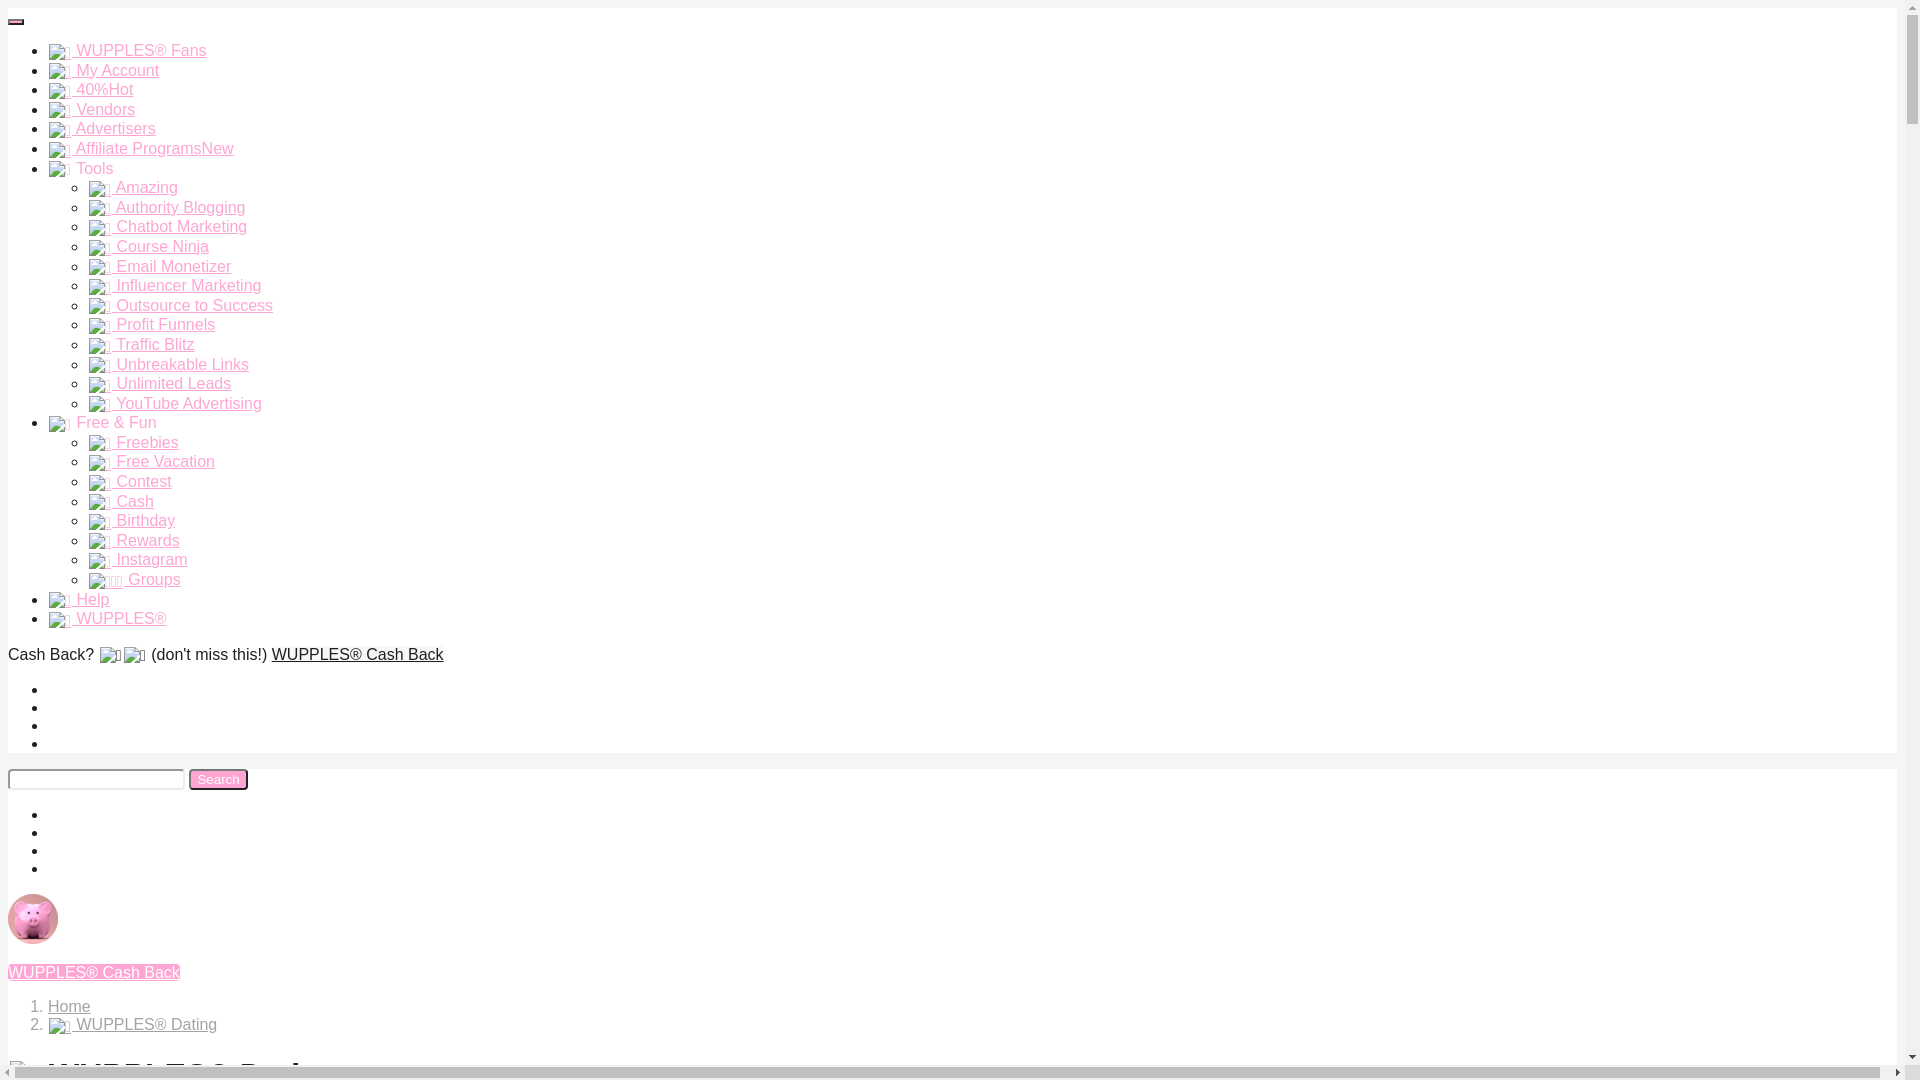 This screenshot has width=1920, height=1080. What do you see at coordinates (137, 559) in the screenshot?
I see `'Instagram'` at bounding box center [137, 559].